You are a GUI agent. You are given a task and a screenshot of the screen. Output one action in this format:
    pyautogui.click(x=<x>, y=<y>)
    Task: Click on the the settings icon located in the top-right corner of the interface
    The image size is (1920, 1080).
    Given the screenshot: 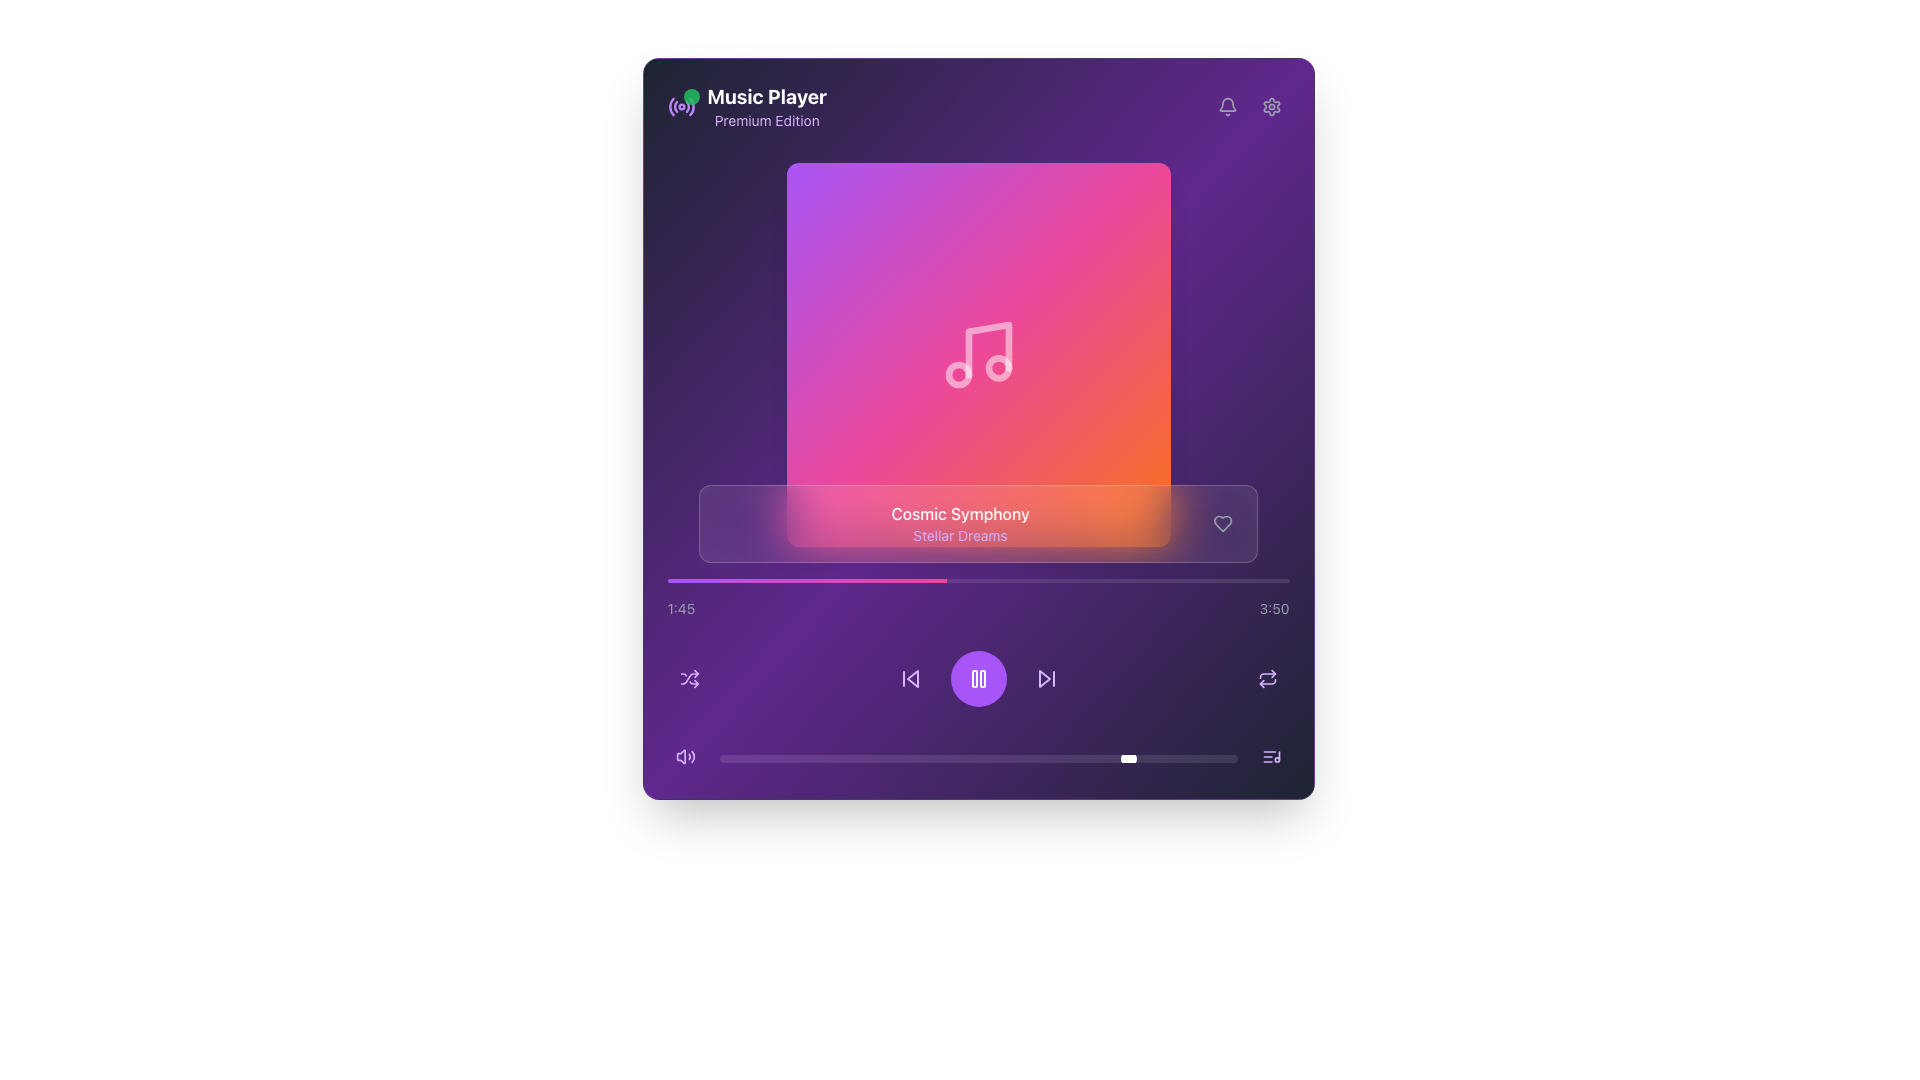 What is the action you would take?
    pyautogui.click(x=1270, y=107)
    